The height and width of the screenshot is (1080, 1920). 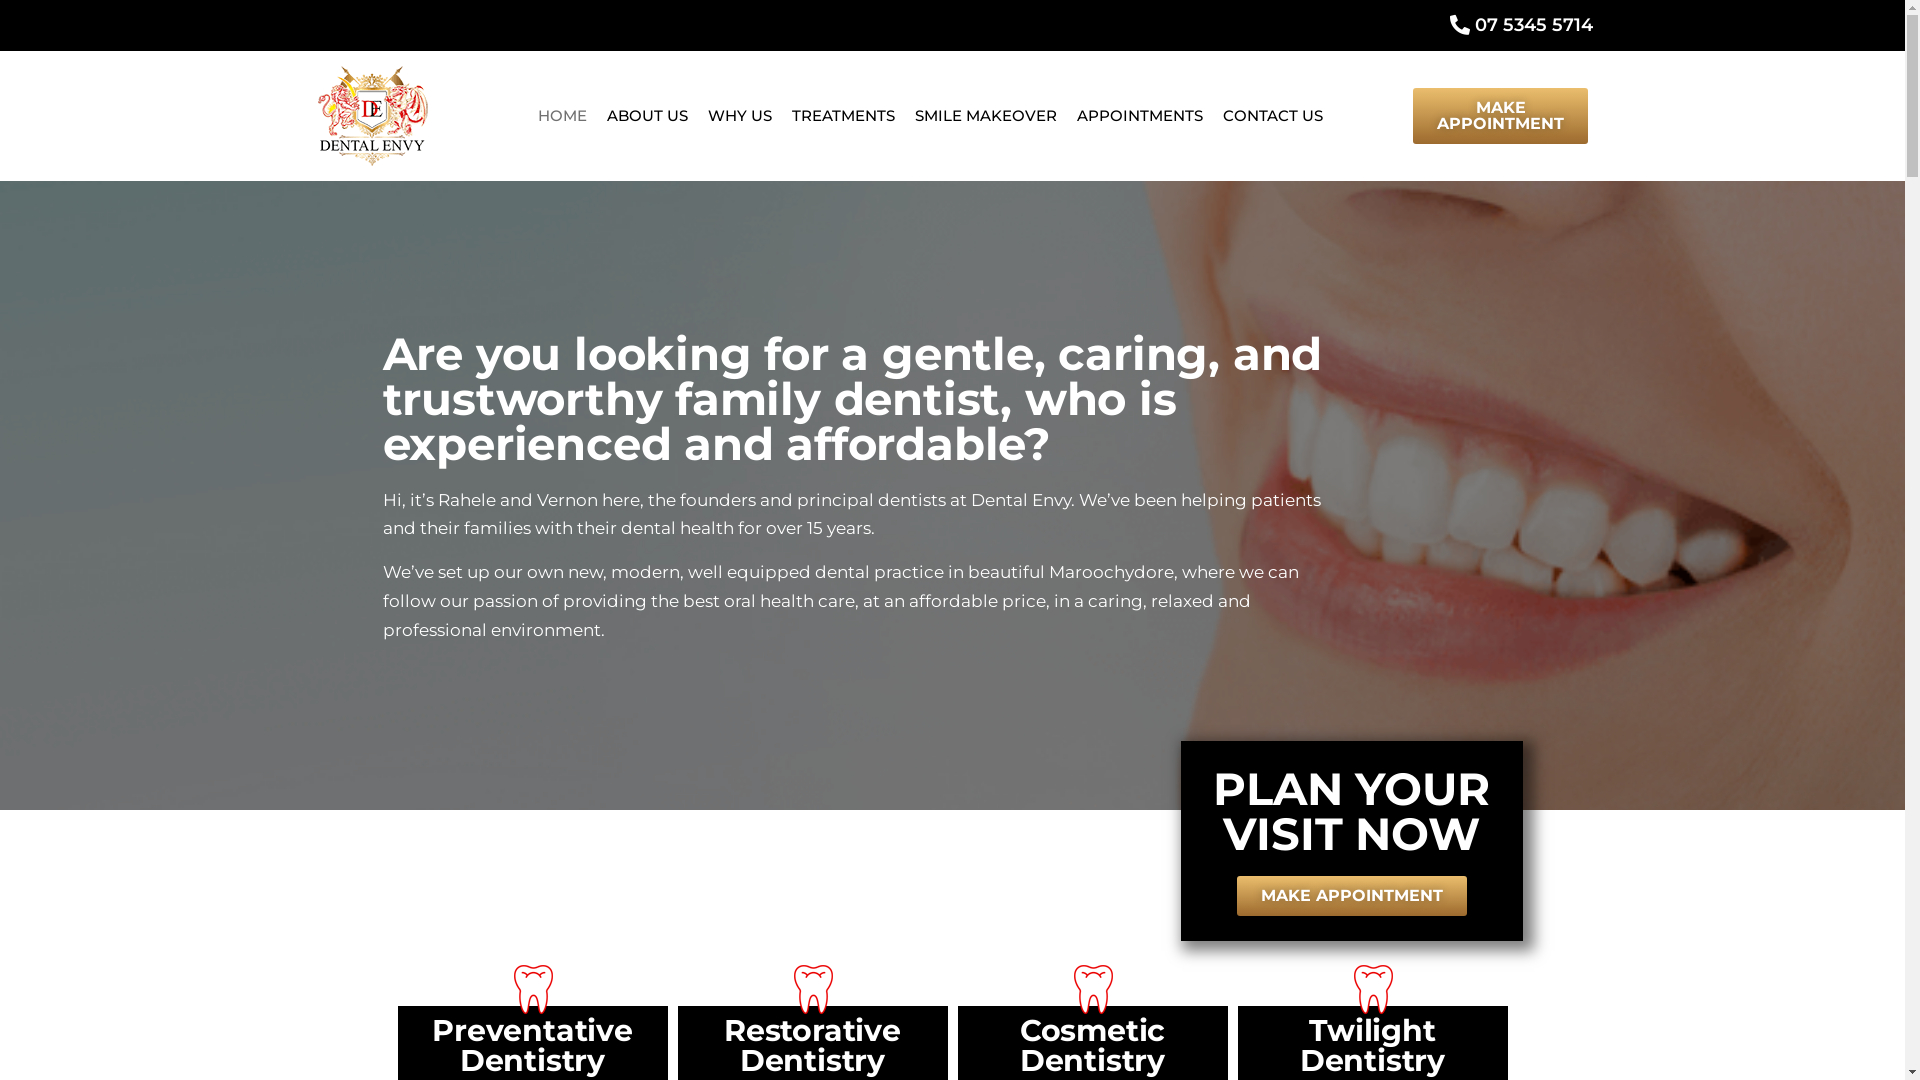 I want to click on 'WHY US', so click(x=738, y=115).